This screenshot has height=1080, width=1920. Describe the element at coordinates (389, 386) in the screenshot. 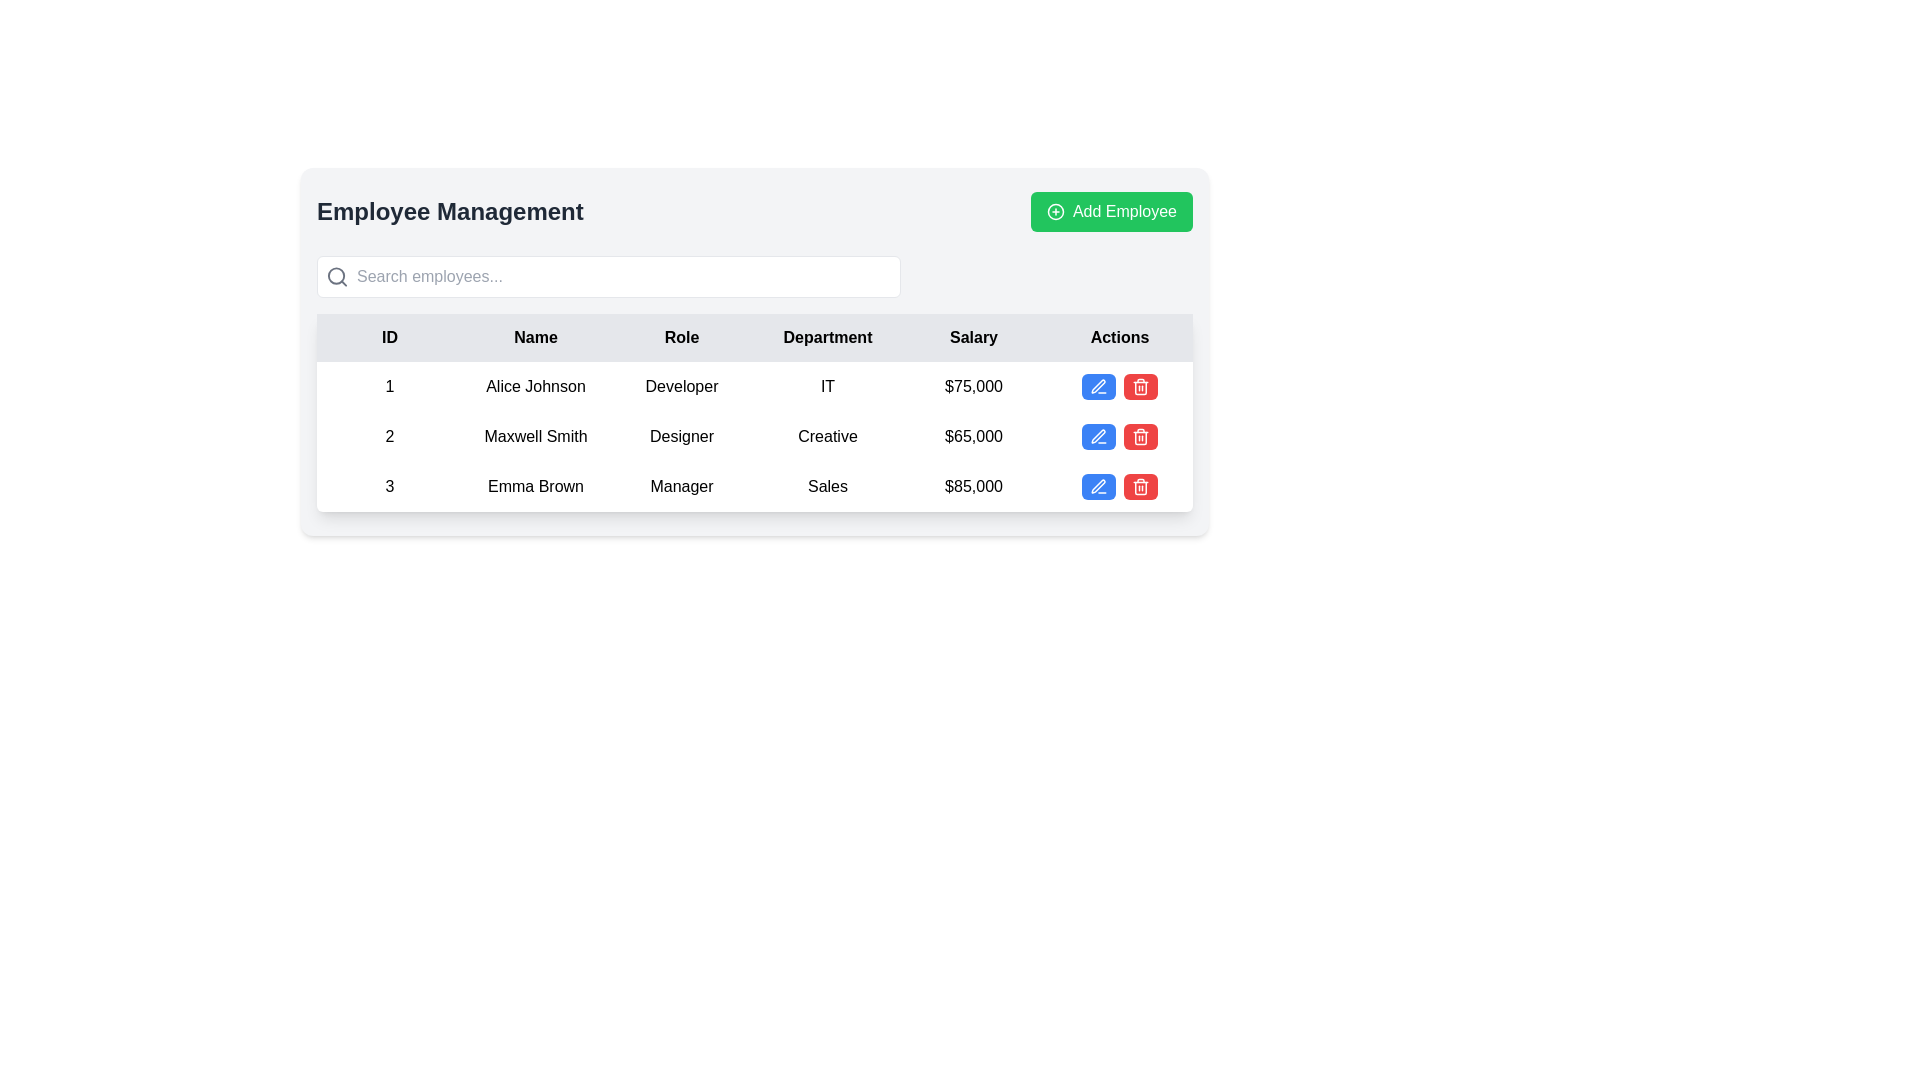

I see `the table cell in the first row under the 'ID' column that denotes the unique identifier for the row, to the left of 'Alice Johnson'` at that location.